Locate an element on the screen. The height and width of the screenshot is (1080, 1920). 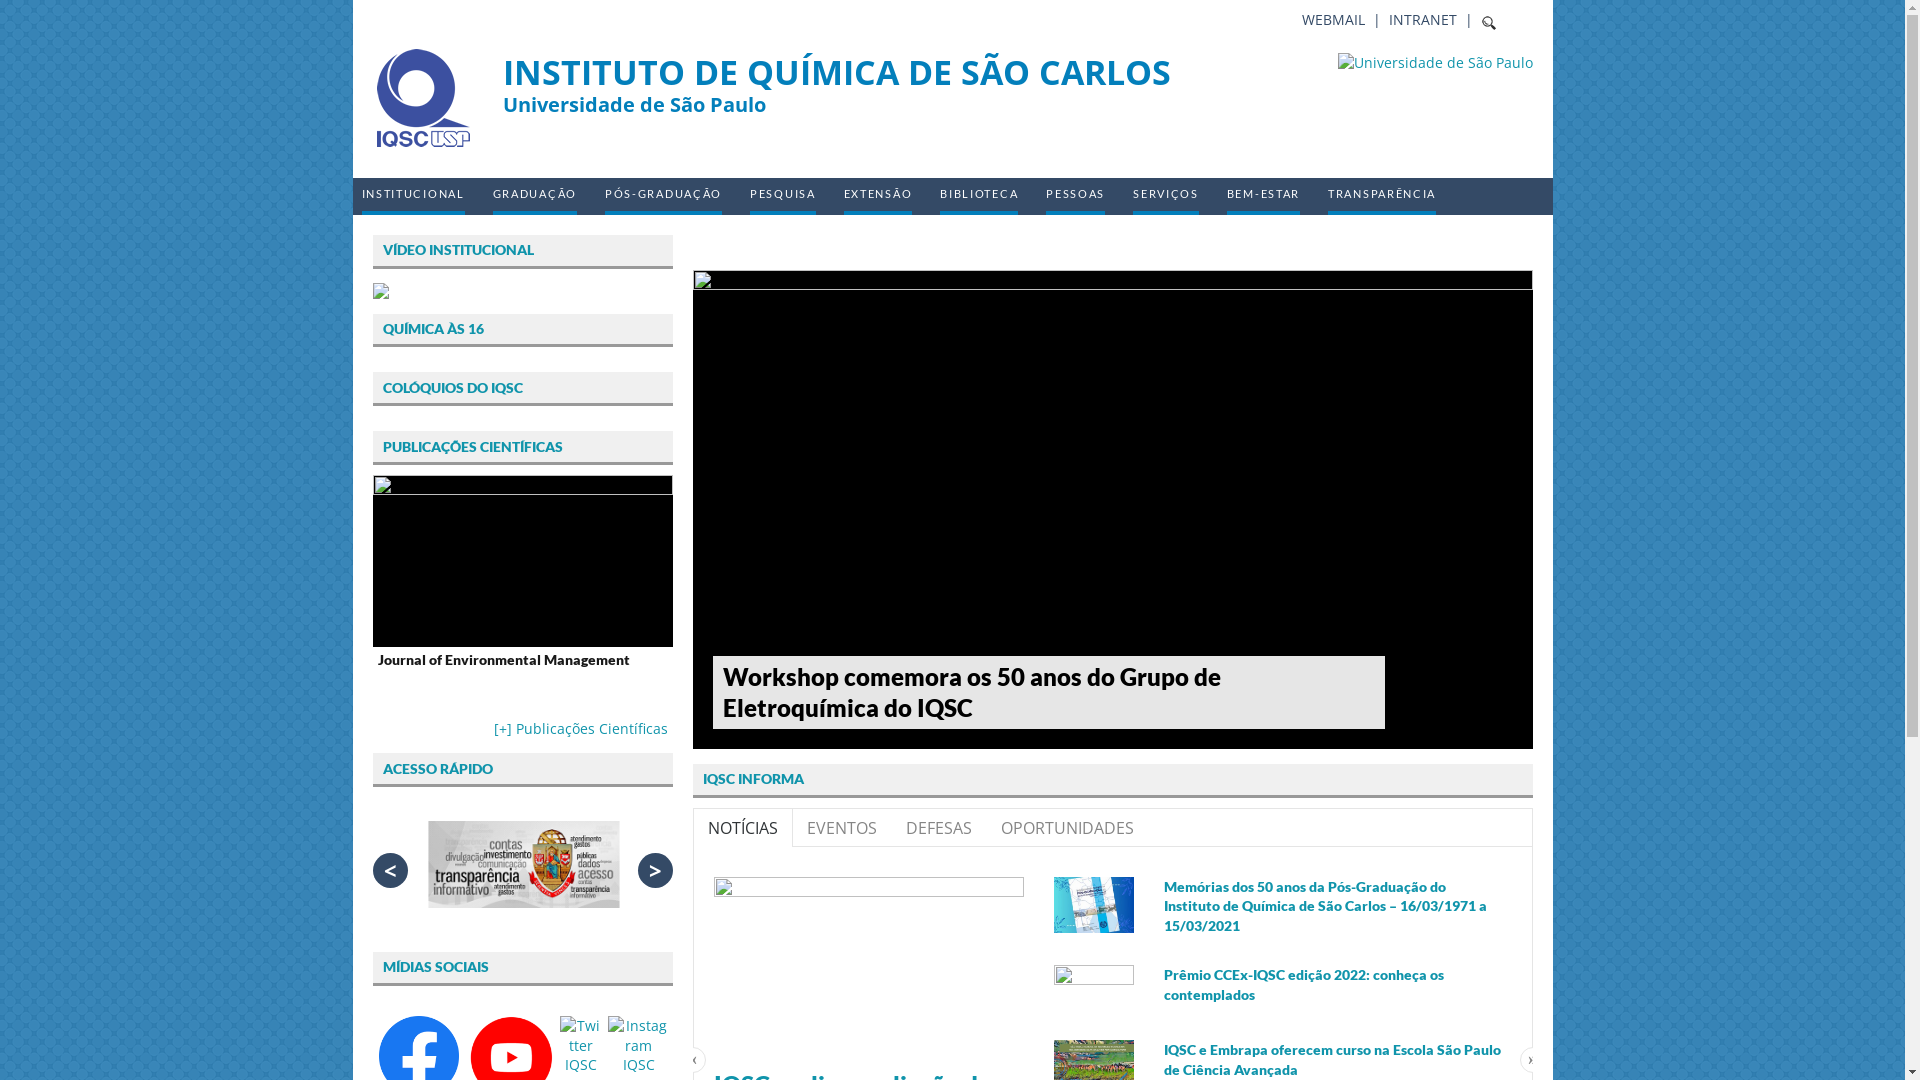
'BIBLIOTECA' is located at coordinates (979, 196).